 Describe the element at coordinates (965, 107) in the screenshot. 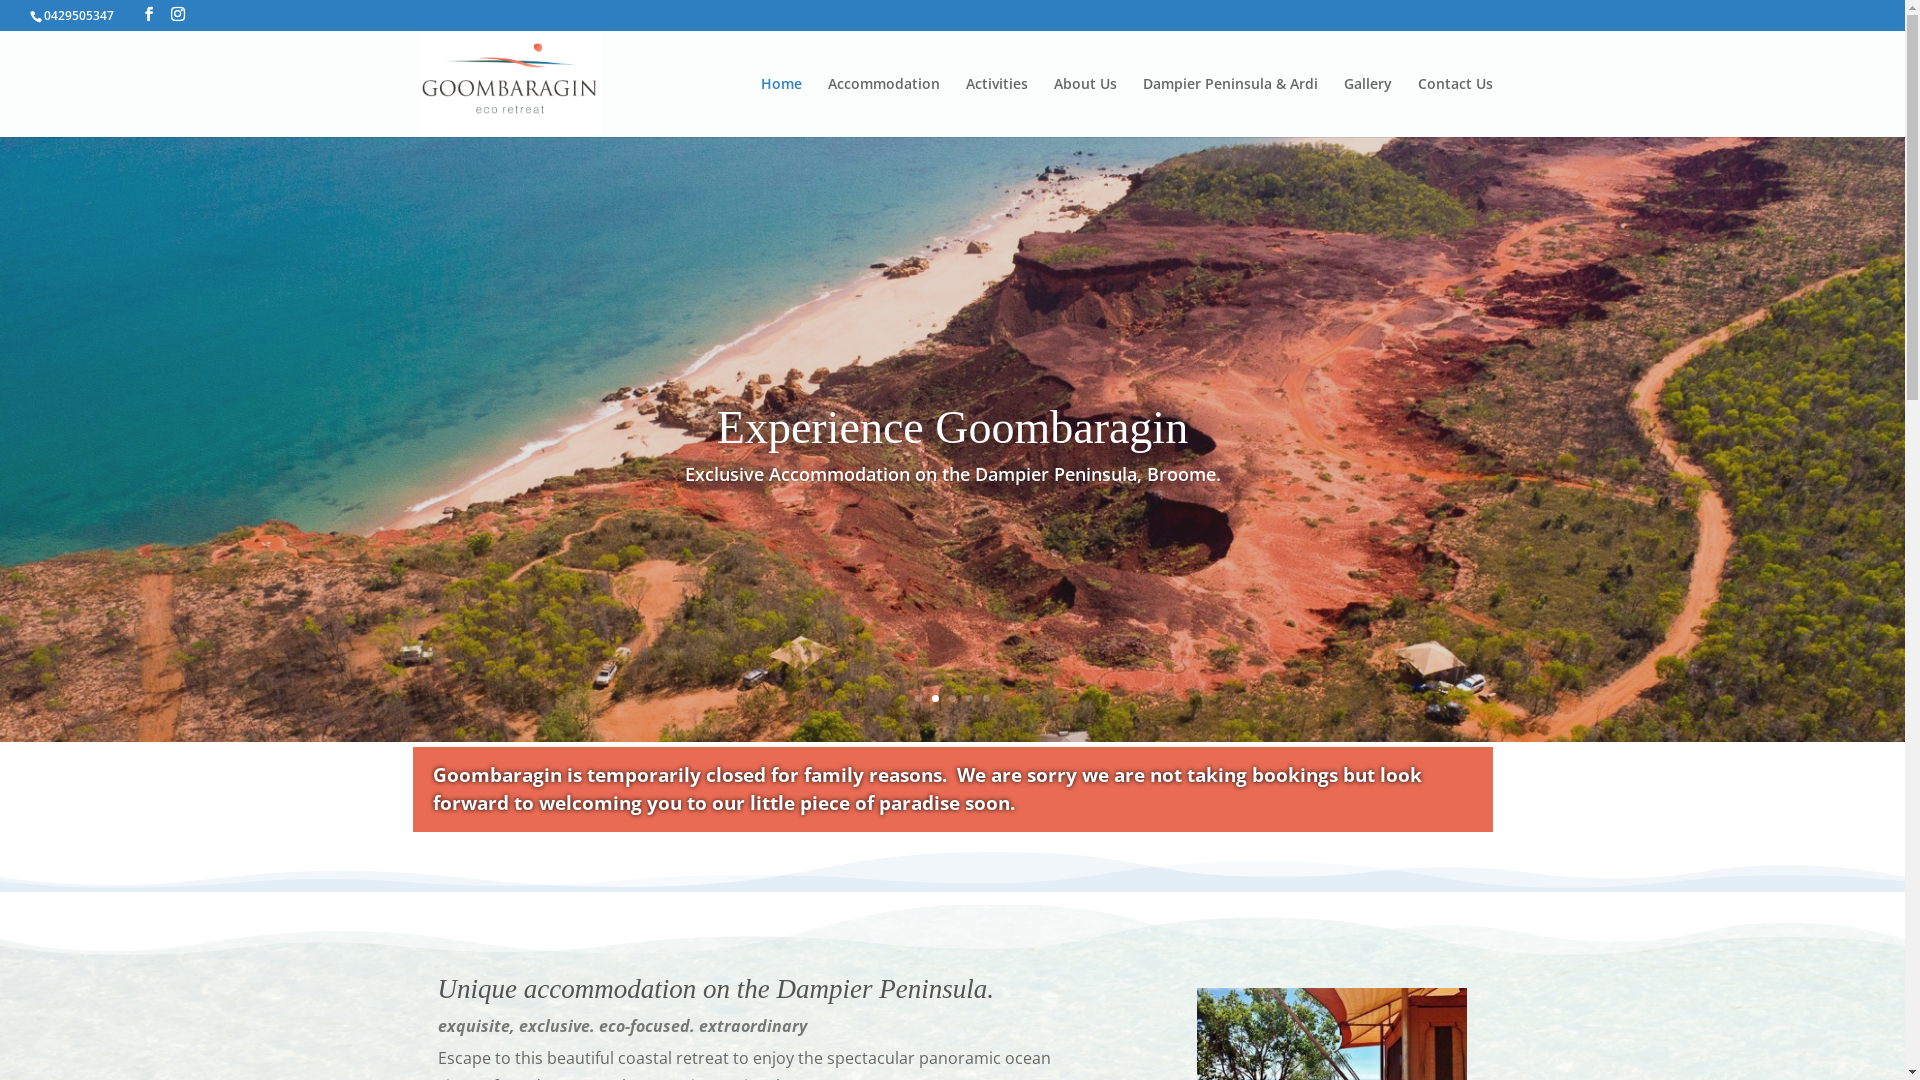

I see `'Activities'` at that location.